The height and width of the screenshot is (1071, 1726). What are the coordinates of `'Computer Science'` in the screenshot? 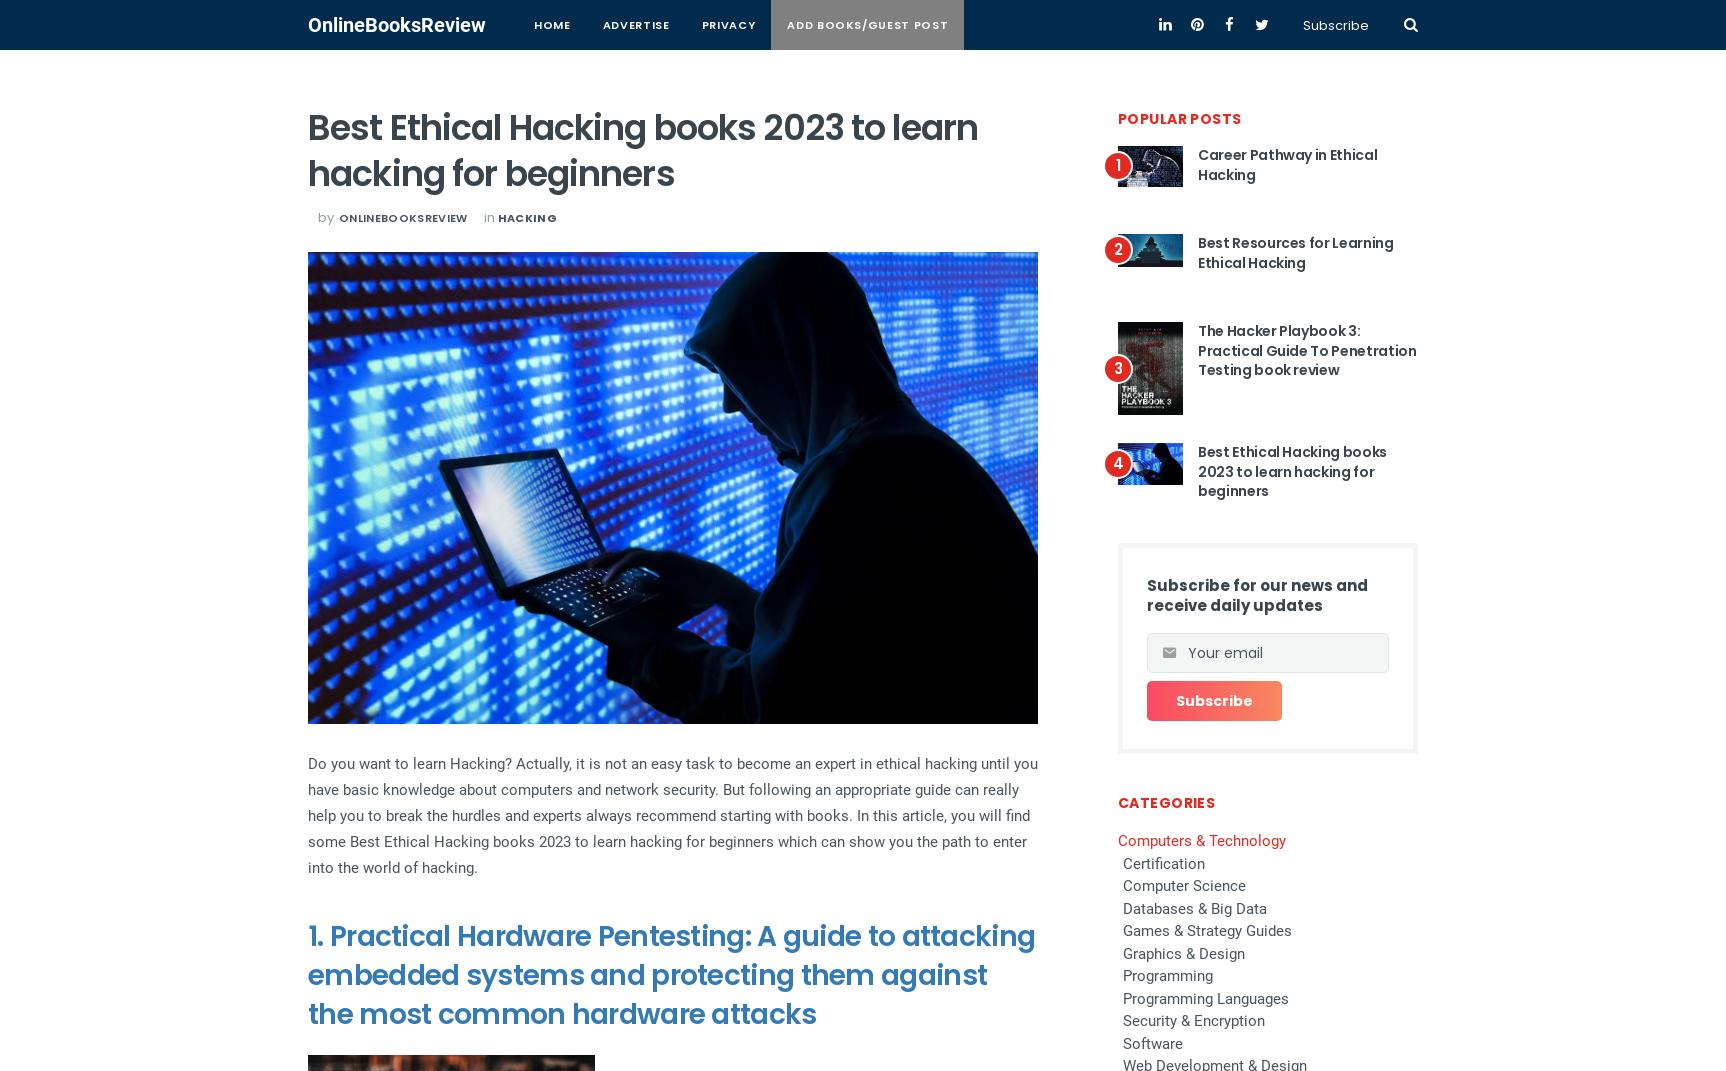 It's located at (1183, 886).